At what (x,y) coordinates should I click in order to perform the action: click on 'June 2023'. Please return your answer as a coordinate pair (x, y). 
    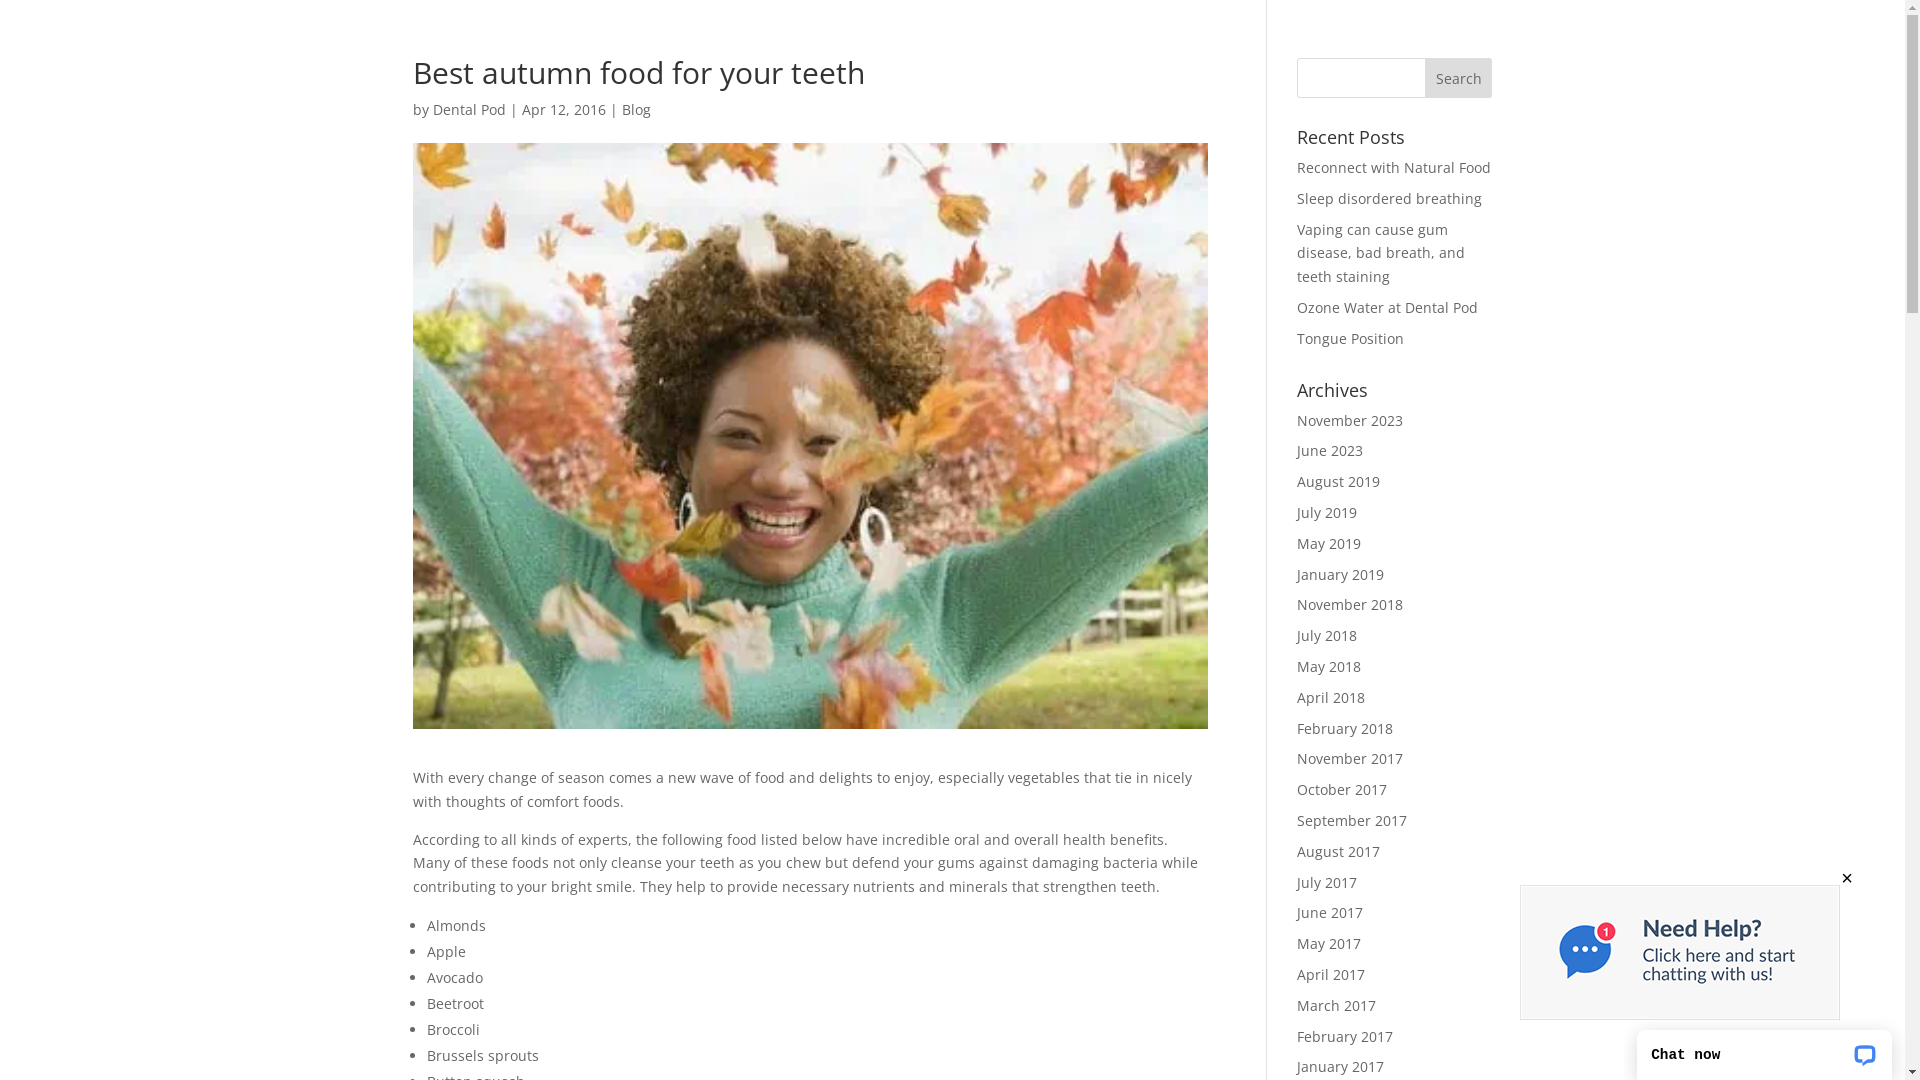
    Looking at the image, I should click on (1329, 450).